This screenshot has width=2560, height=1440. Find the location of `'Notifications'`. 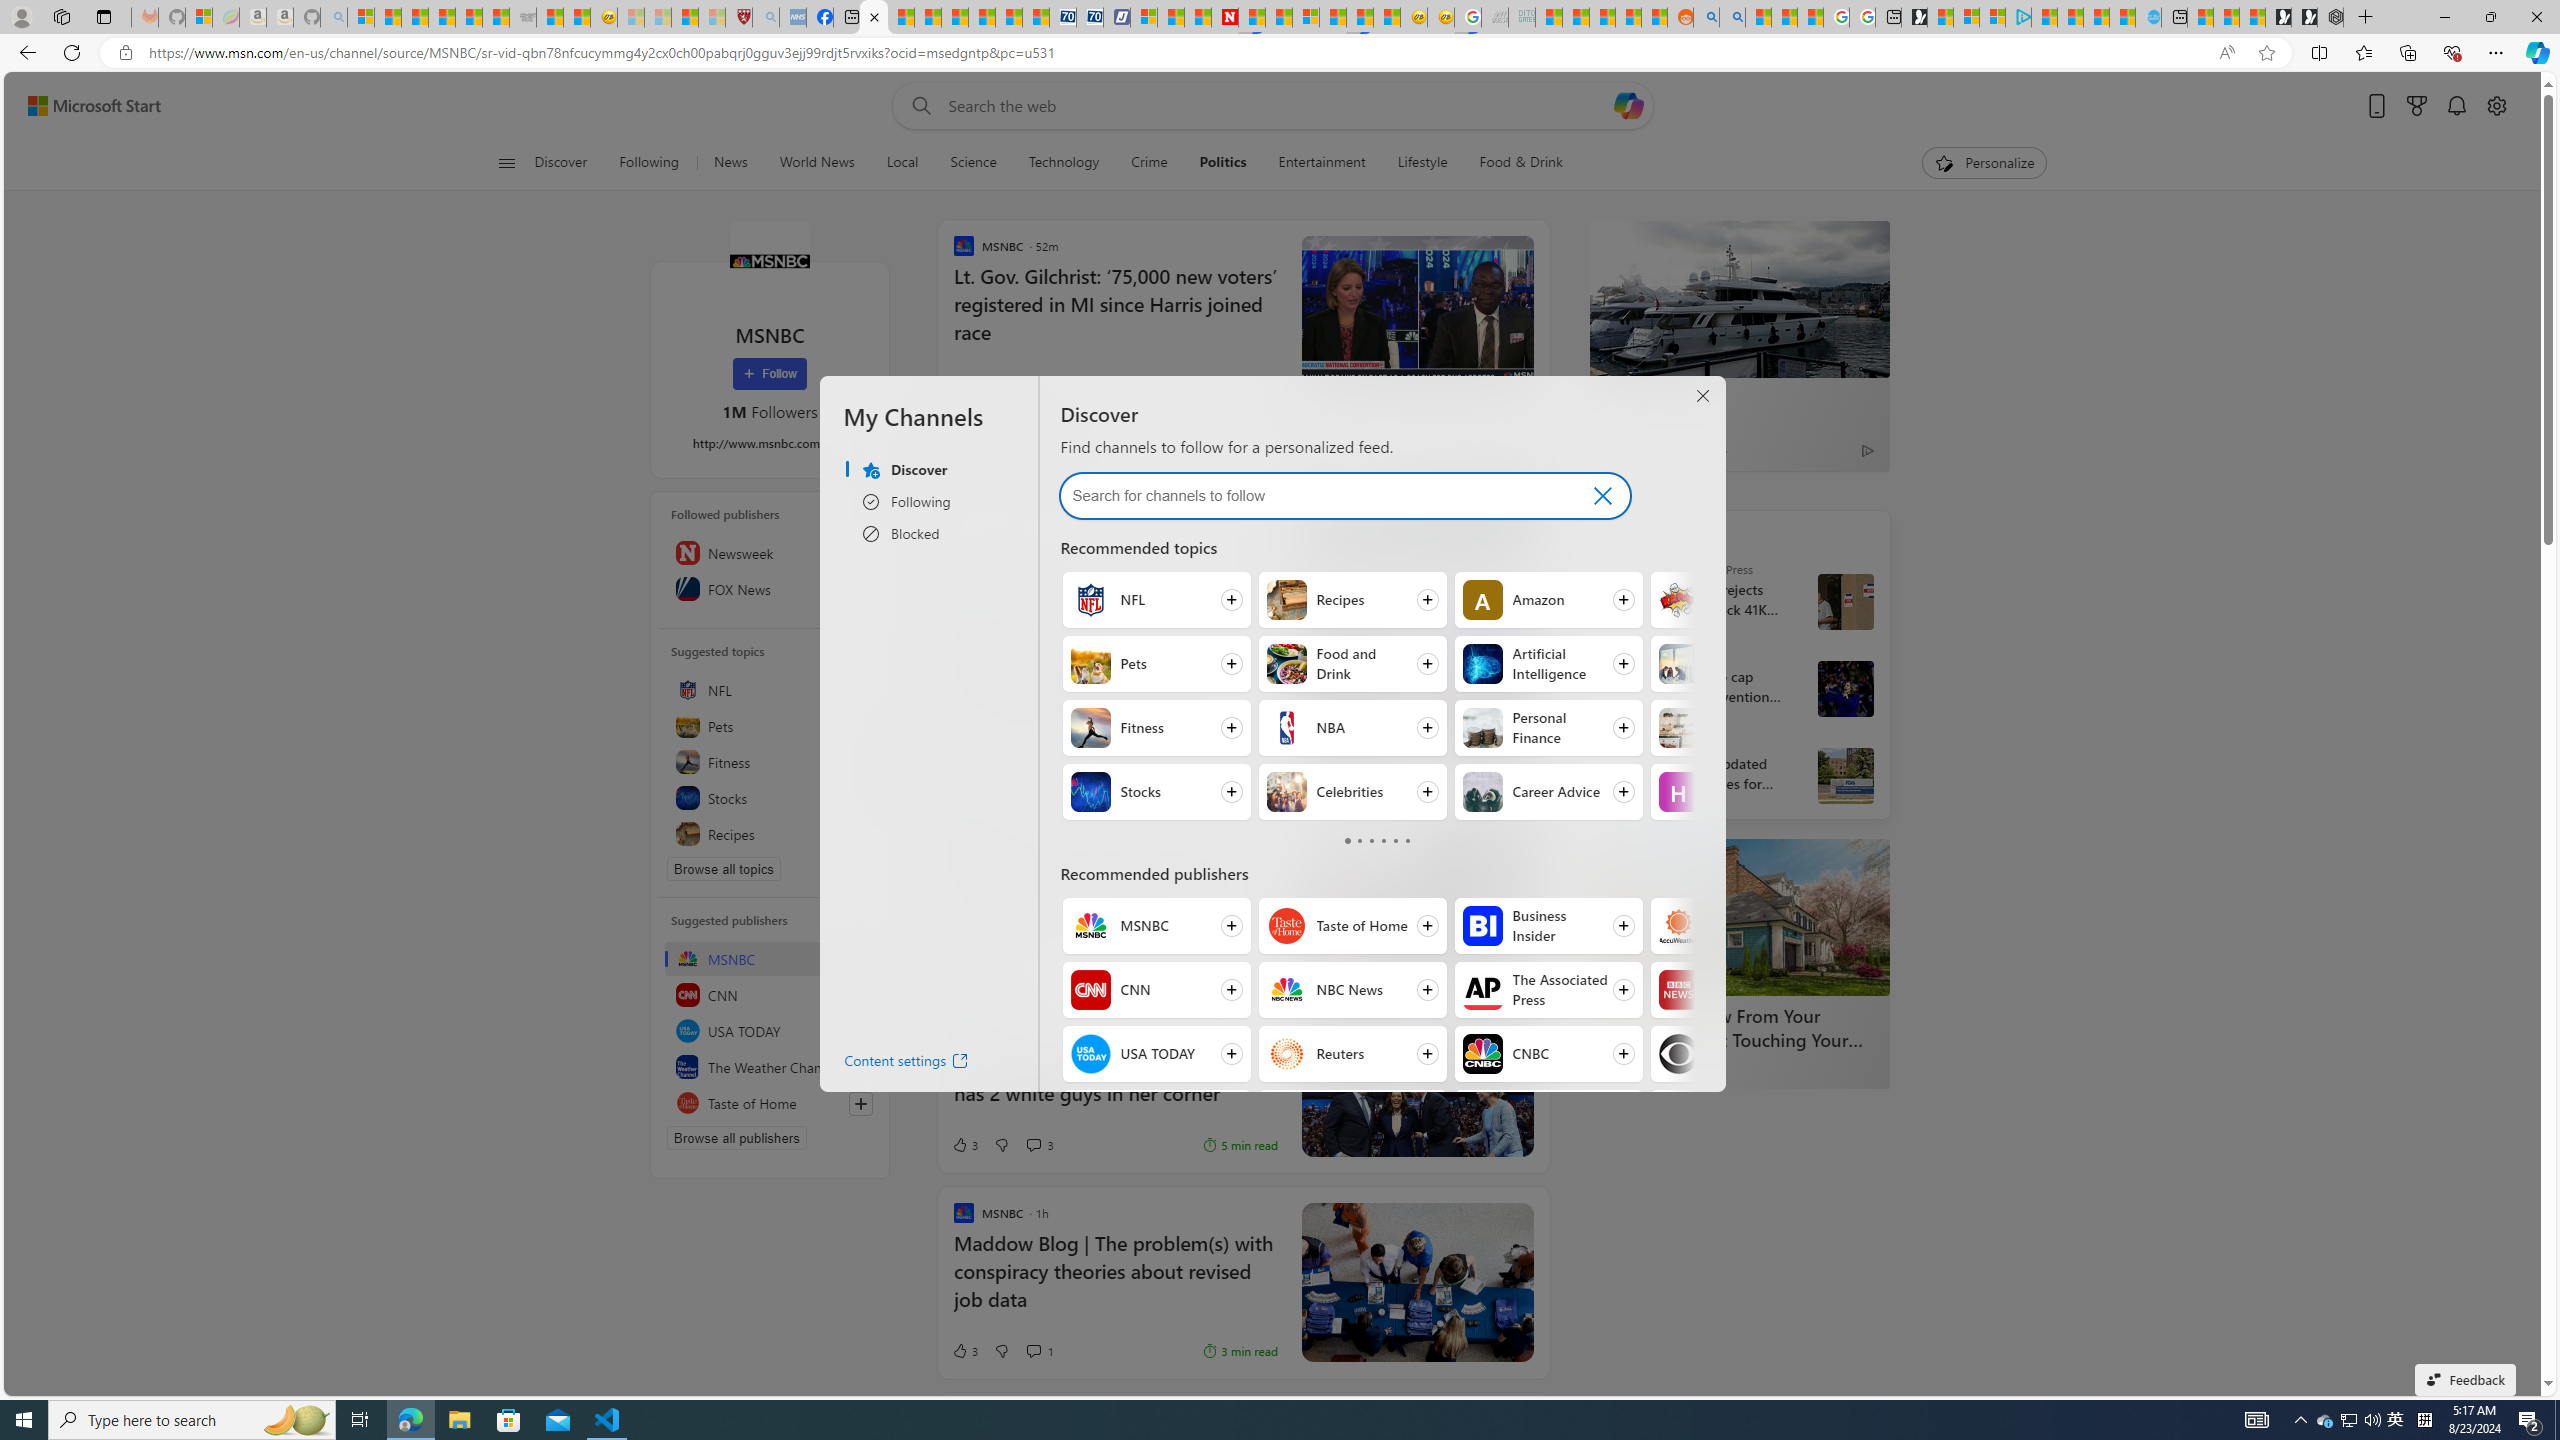

'Notifications' is located at coordinates (2457, 106).